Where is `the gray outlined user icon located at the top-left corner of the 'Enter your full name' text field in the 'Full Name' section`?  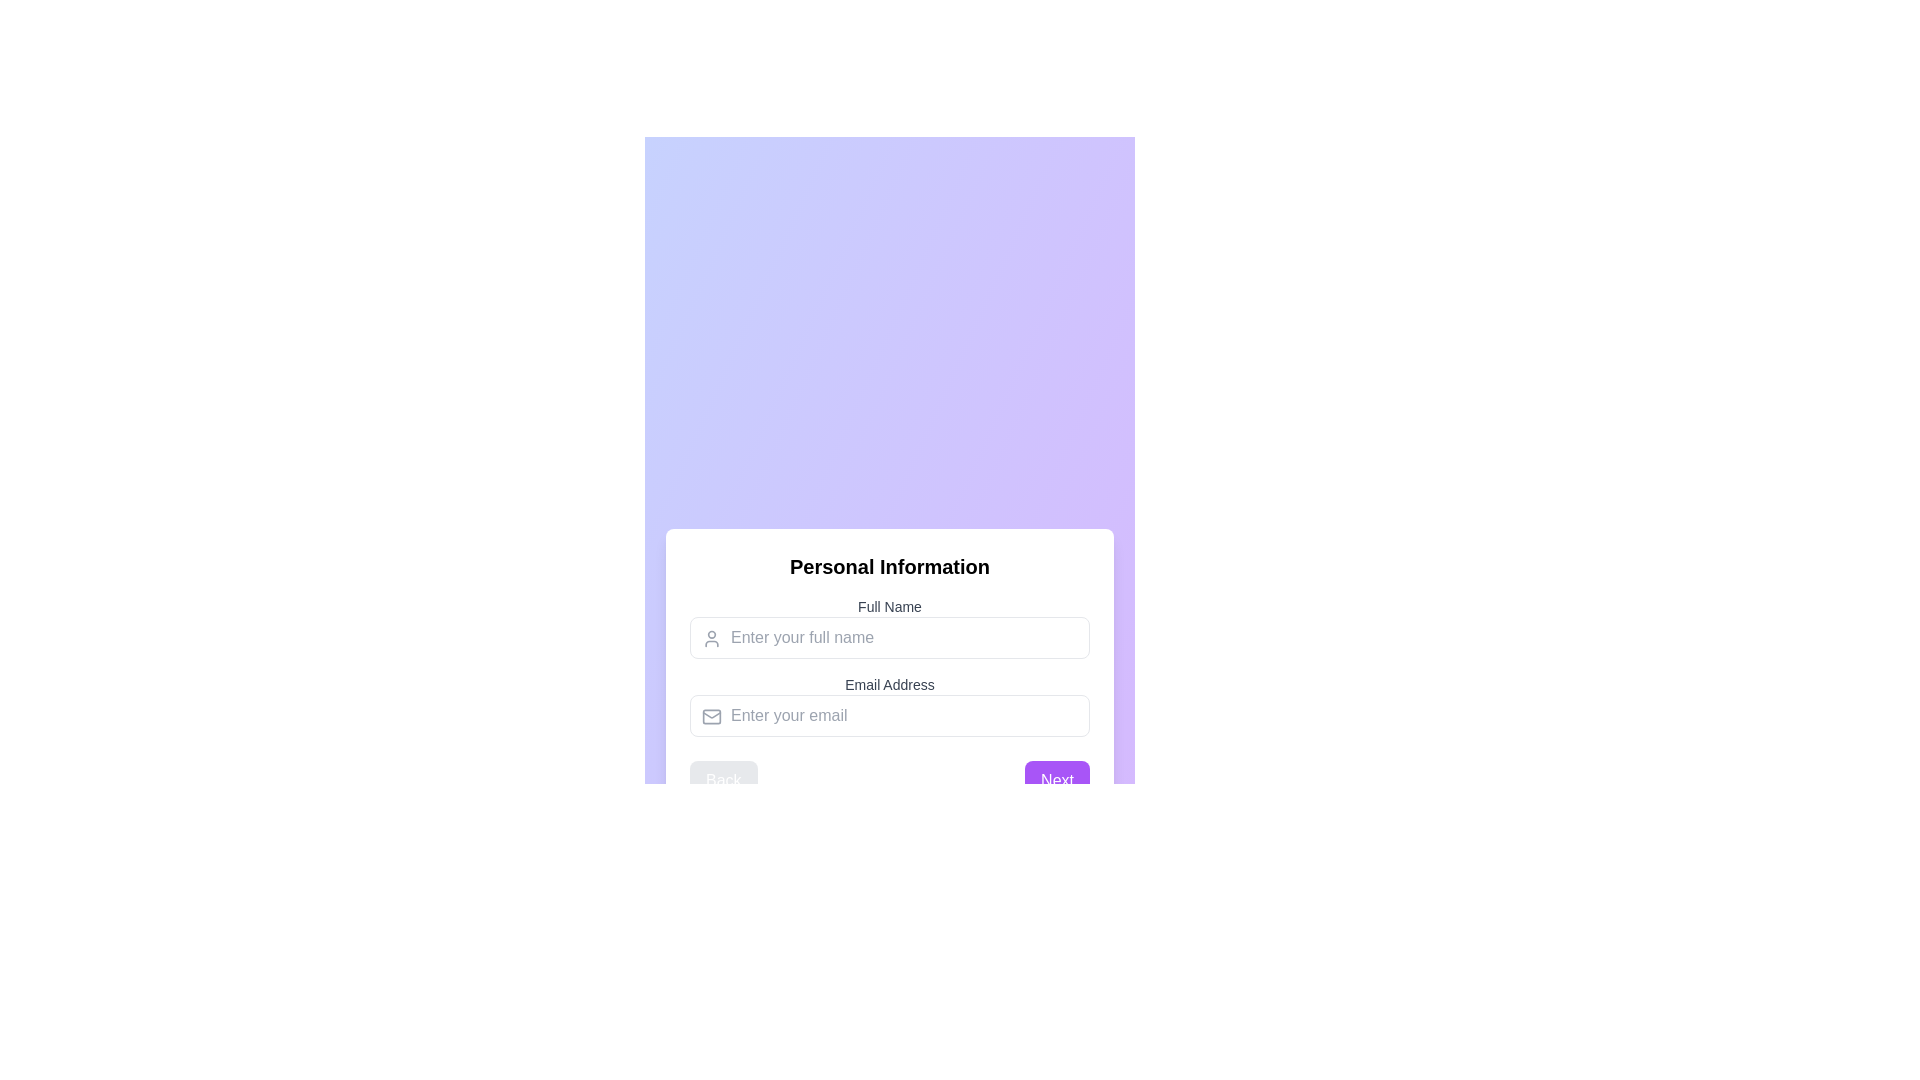 the gray outlined user icon located at the top-left corner of the 'Enter your full name' text field in the 'Full Name' section is located at coordinates (711, 639).